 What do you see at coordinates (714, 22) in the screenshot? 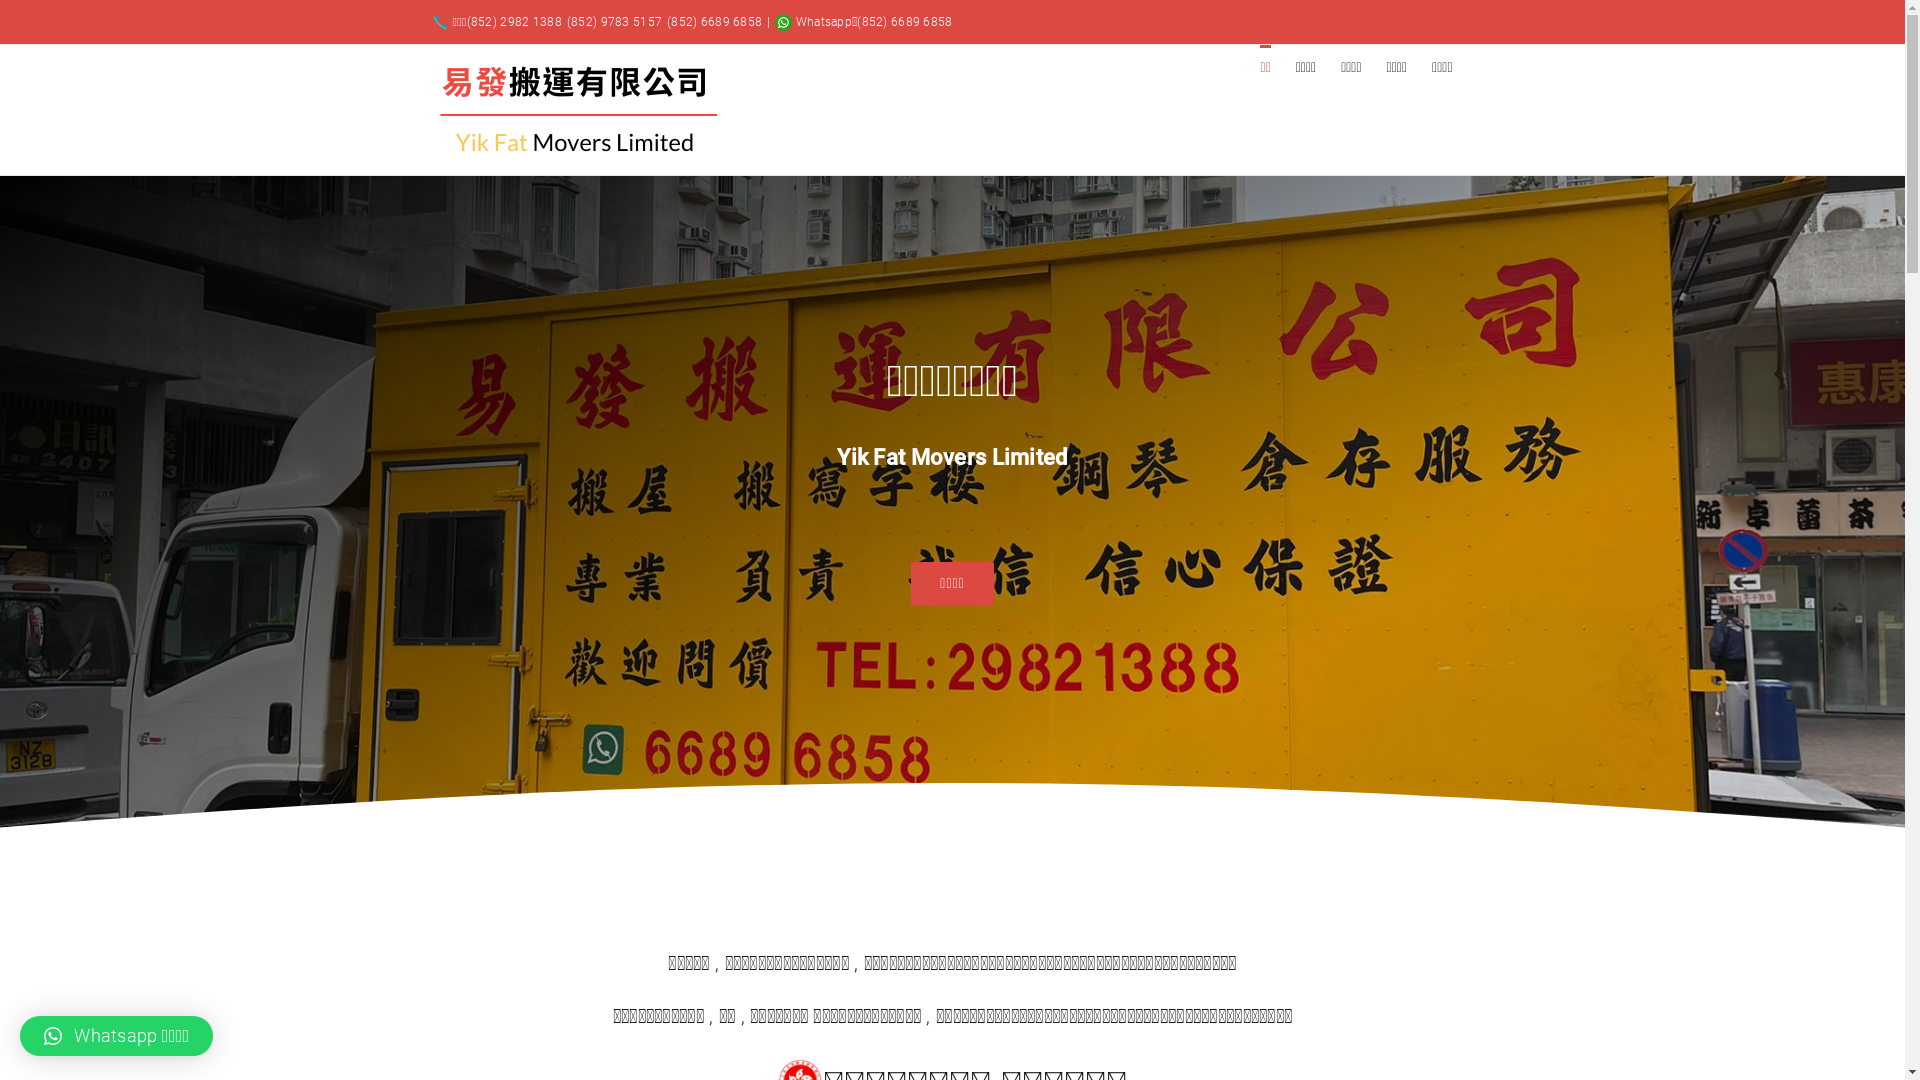
I see `'(852) 6689 6858'` at bounding box center [714, 22].